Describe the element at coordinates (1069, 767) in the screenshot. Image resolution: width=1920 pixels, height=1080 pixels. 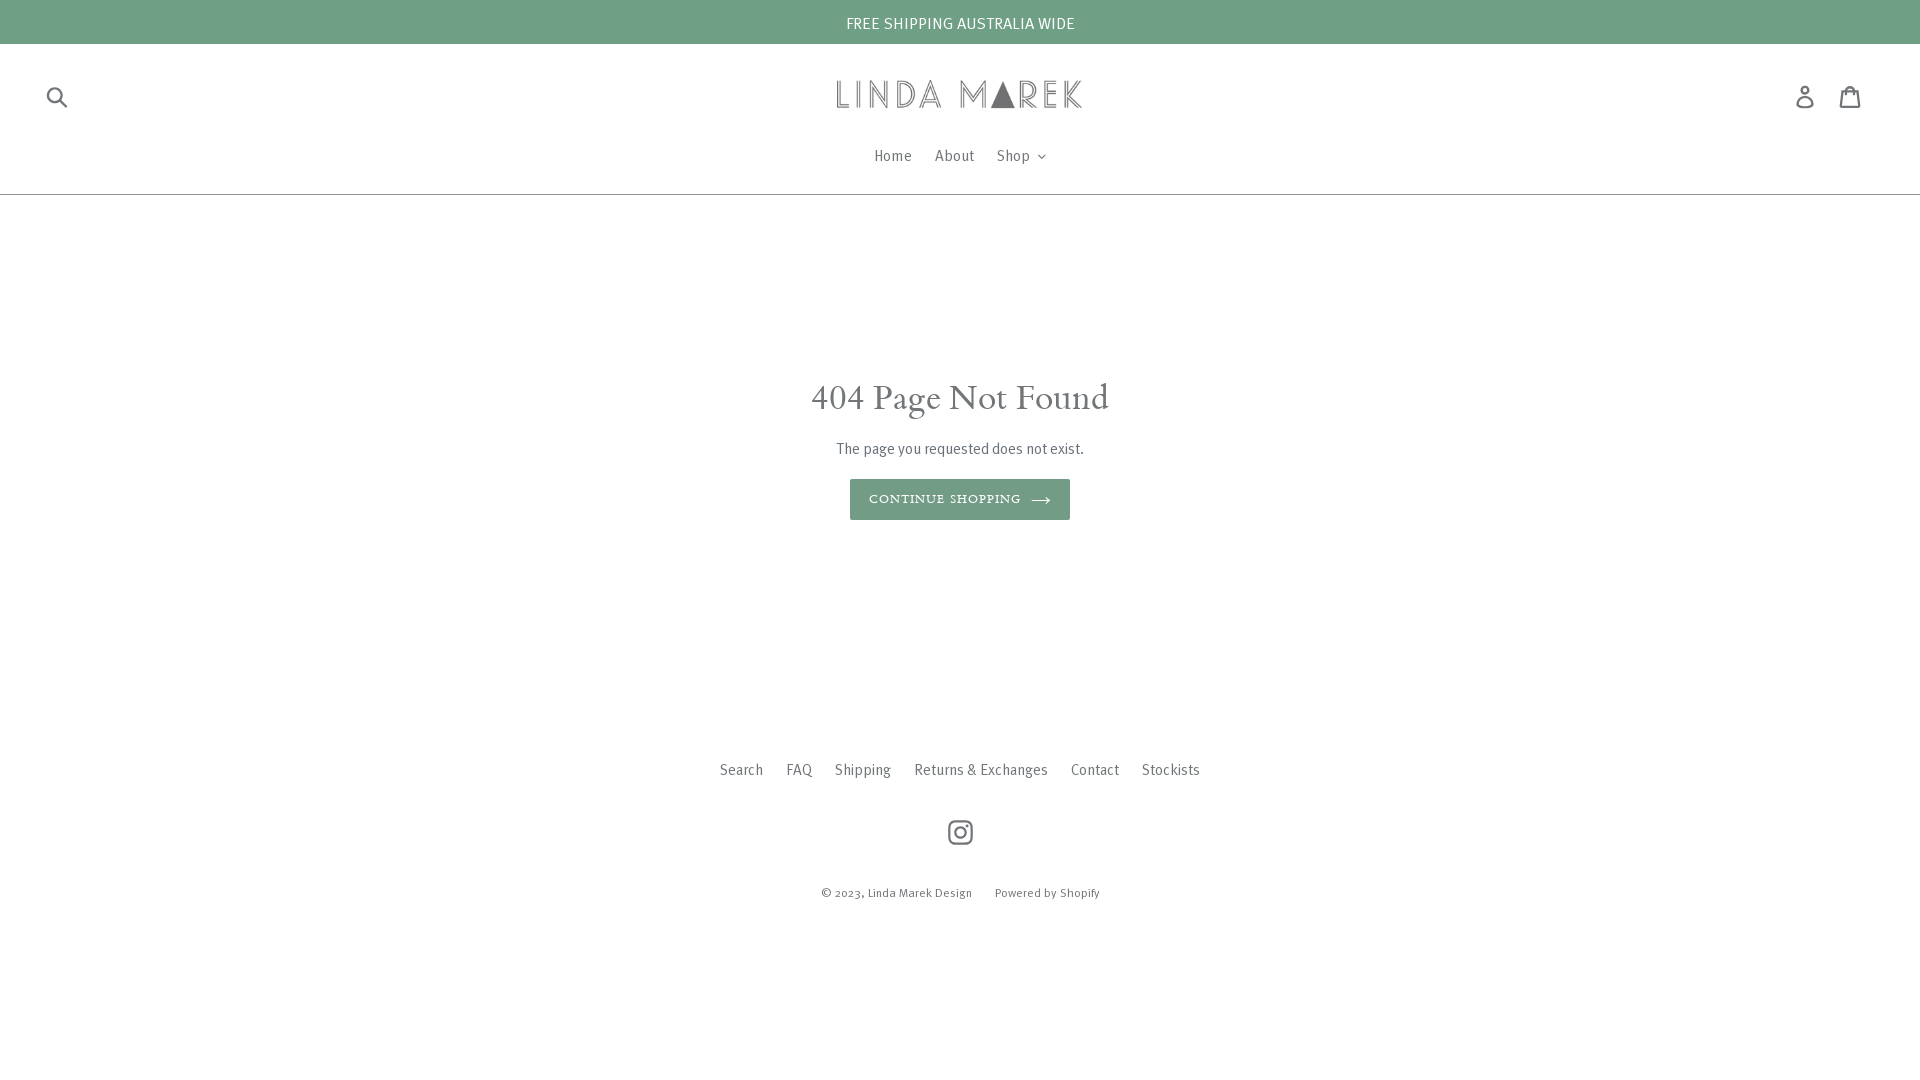
I see `'Contact'` at that location.